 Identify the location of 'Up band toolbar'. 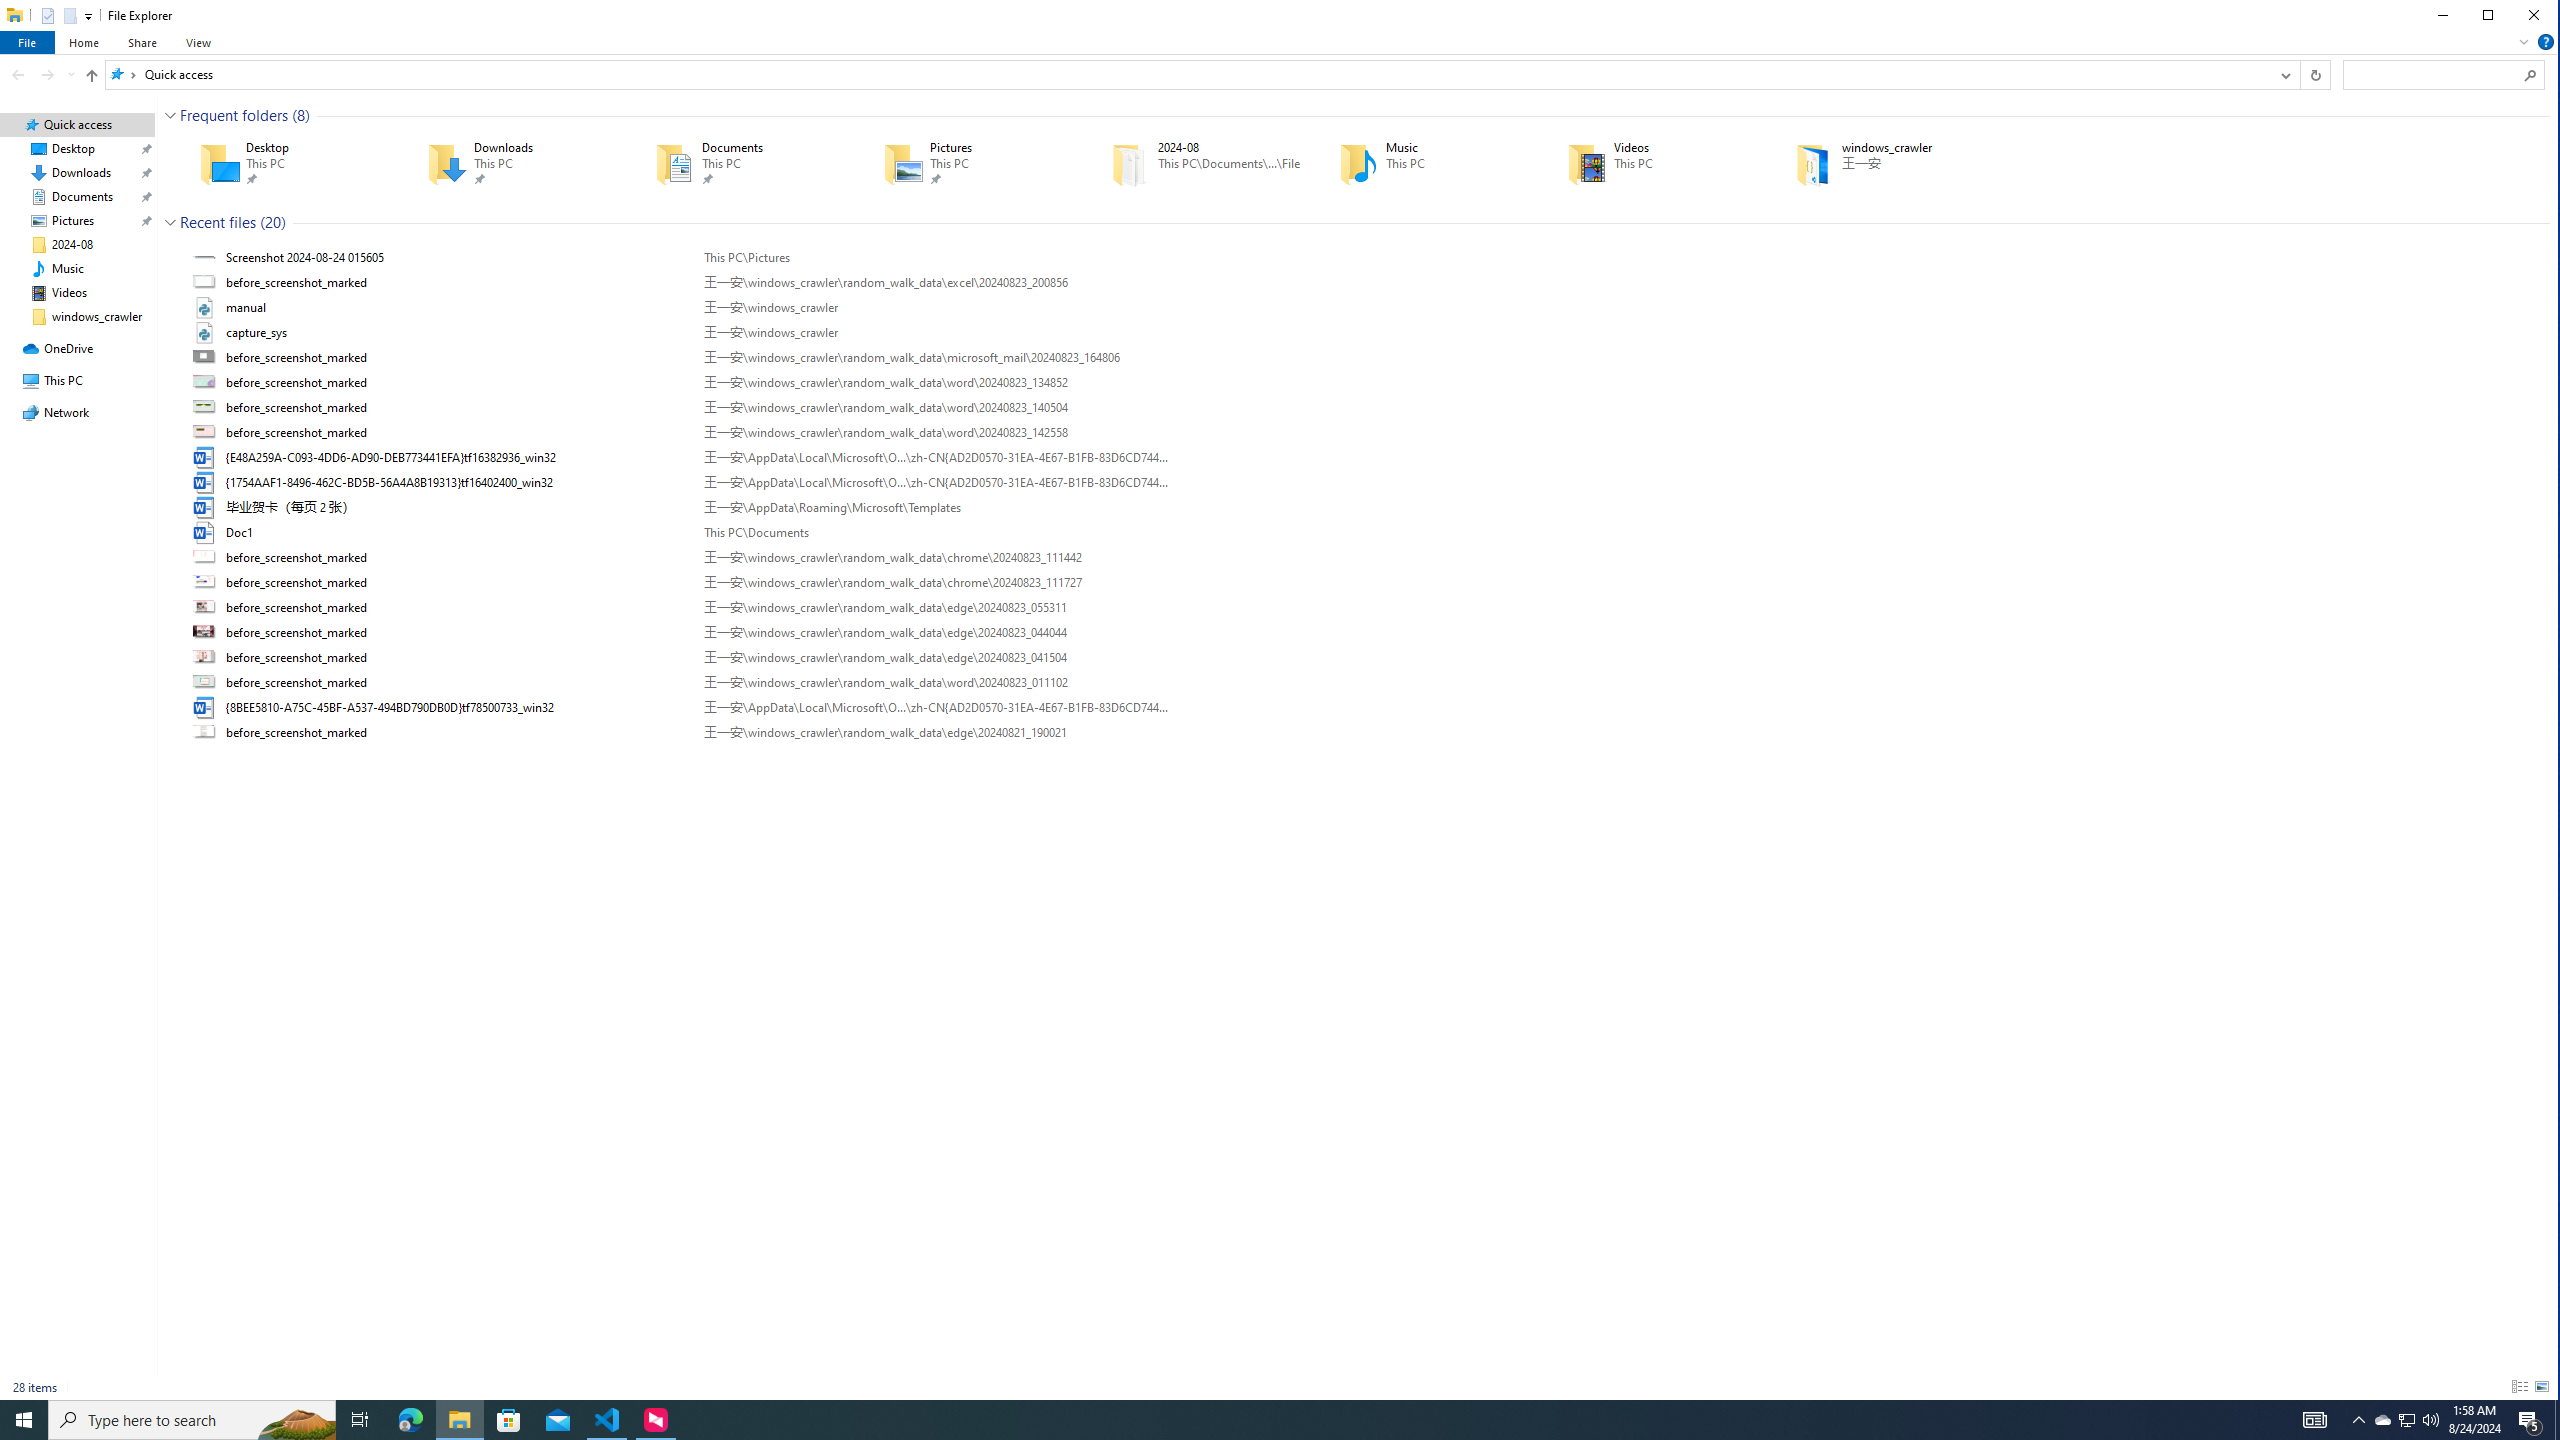
(91, 77).